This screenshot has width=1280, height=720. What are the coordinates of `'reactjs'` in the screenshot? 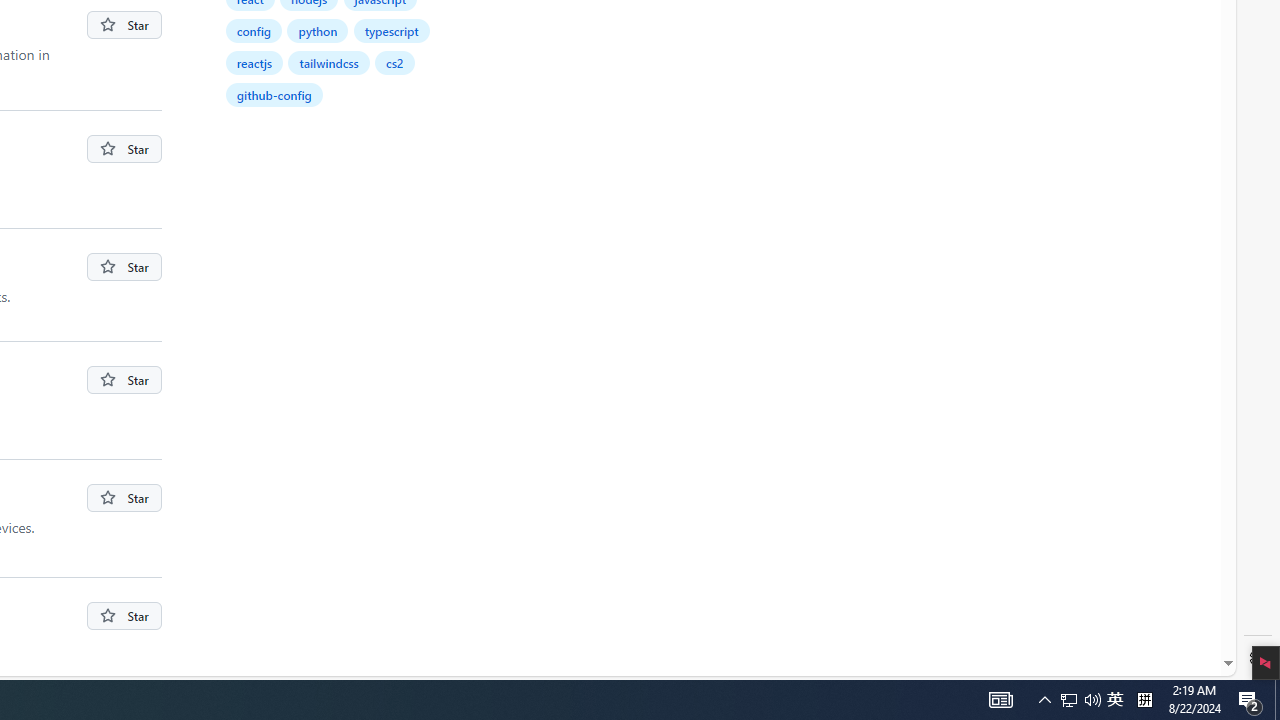 It's located at (254, 61).